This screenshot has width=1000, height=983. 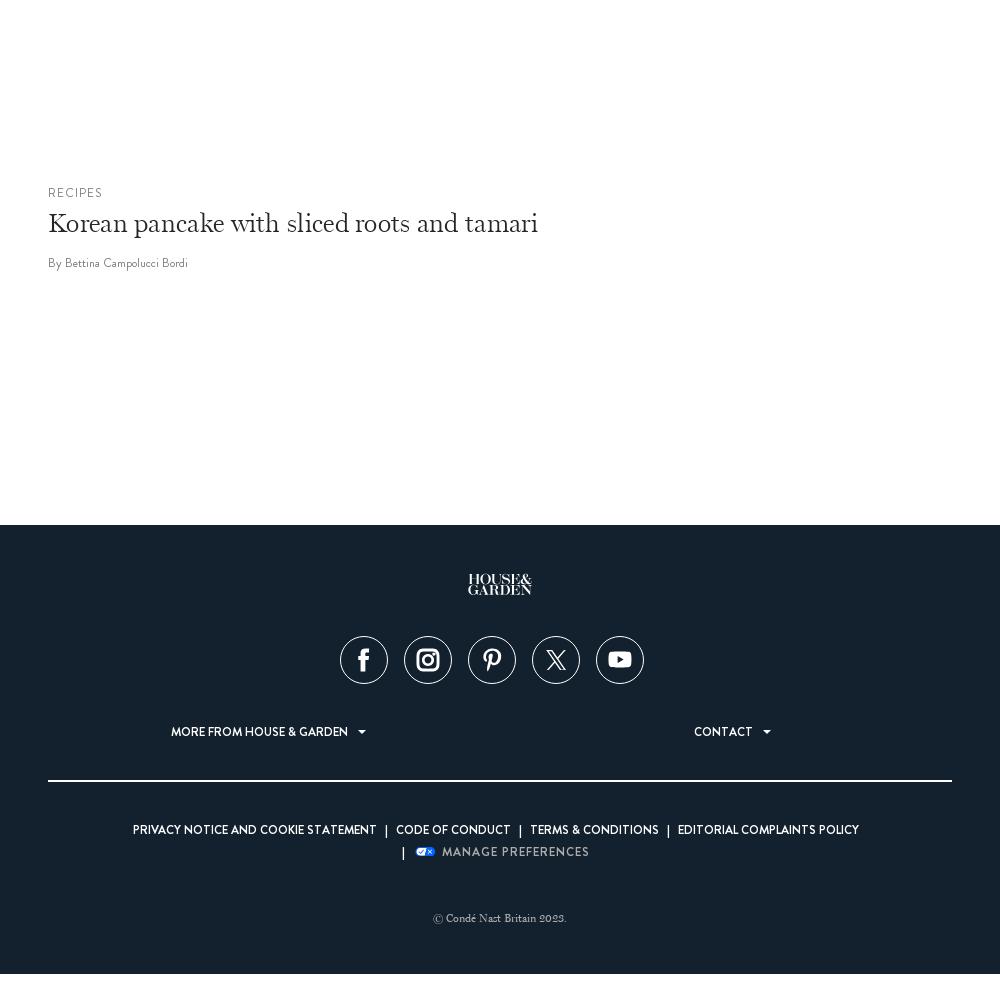 What do you see at coordinates (768, 830) in the screenshot?
I see `'Editorial Complaints Policy'` at bounding box center [768, 830].